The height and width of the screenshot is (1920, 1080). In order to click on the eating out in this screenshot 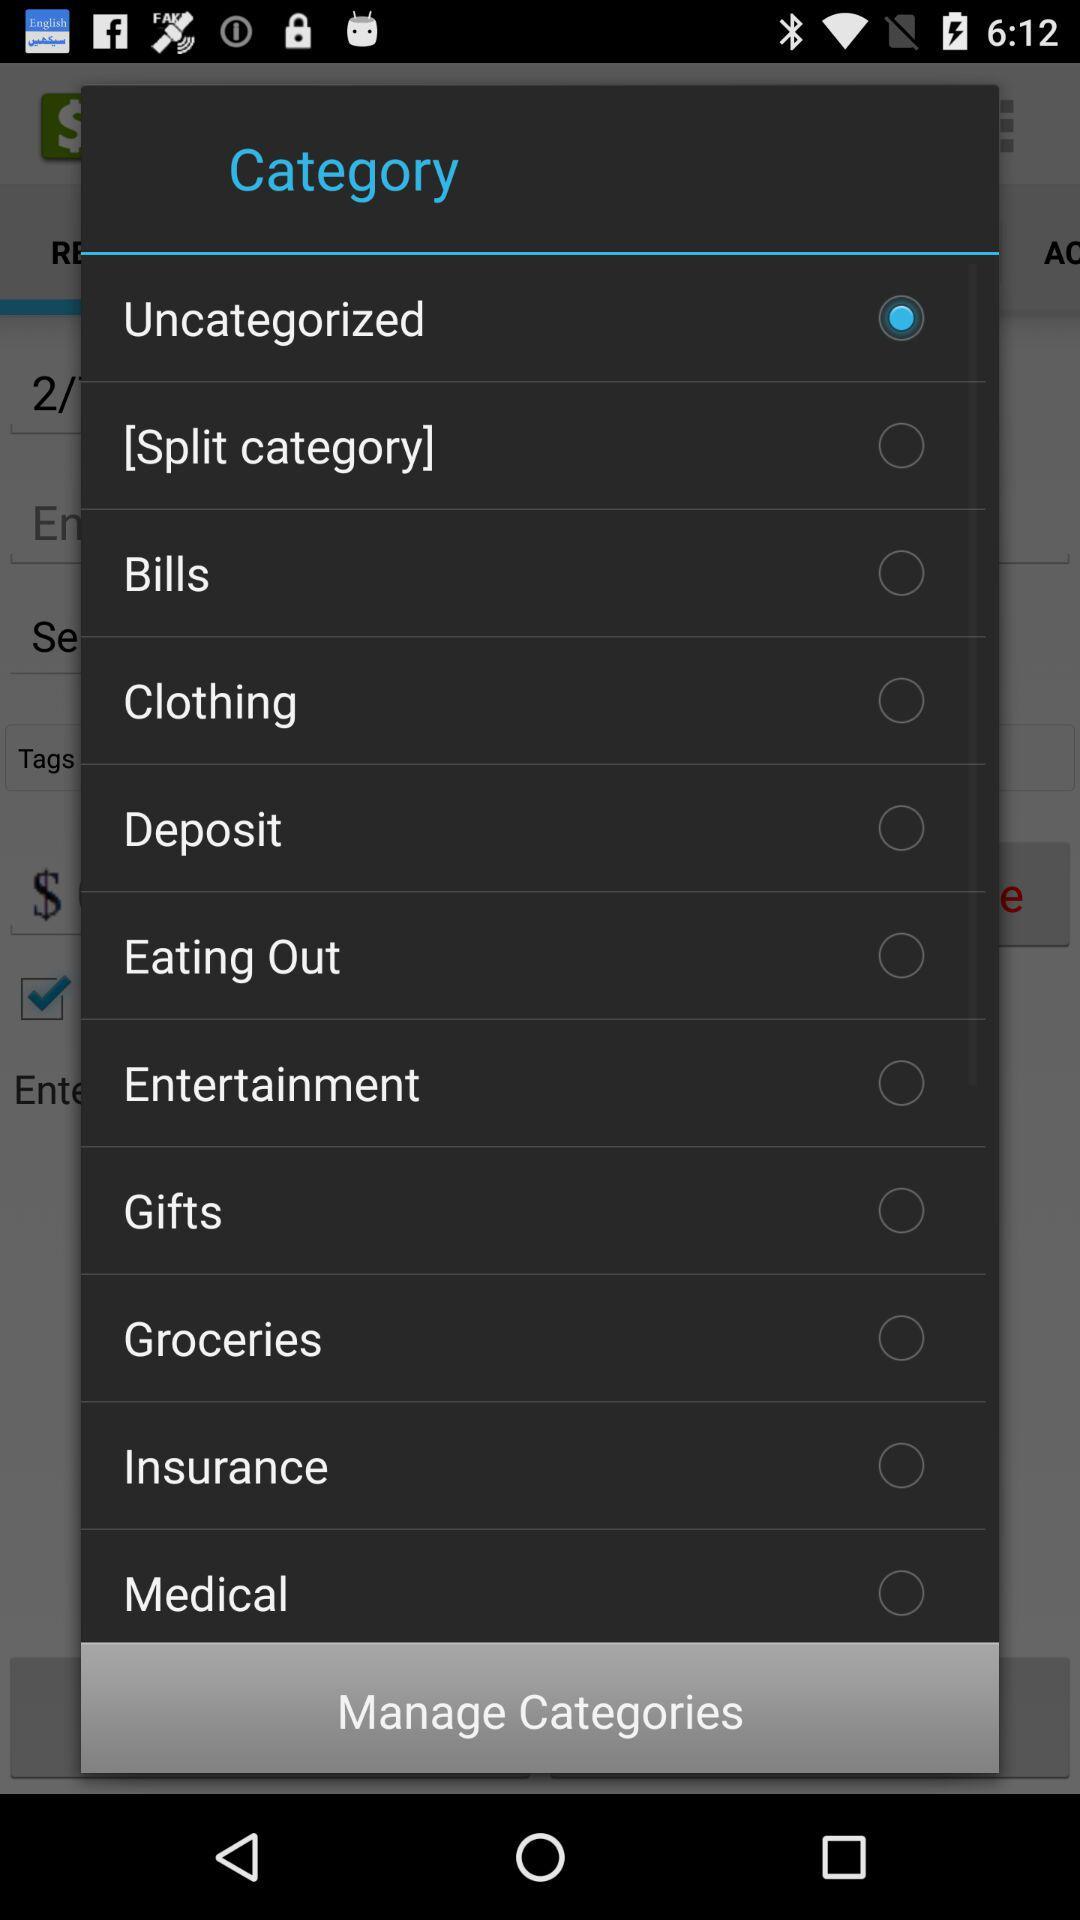, I will do `click(532, 954)`.